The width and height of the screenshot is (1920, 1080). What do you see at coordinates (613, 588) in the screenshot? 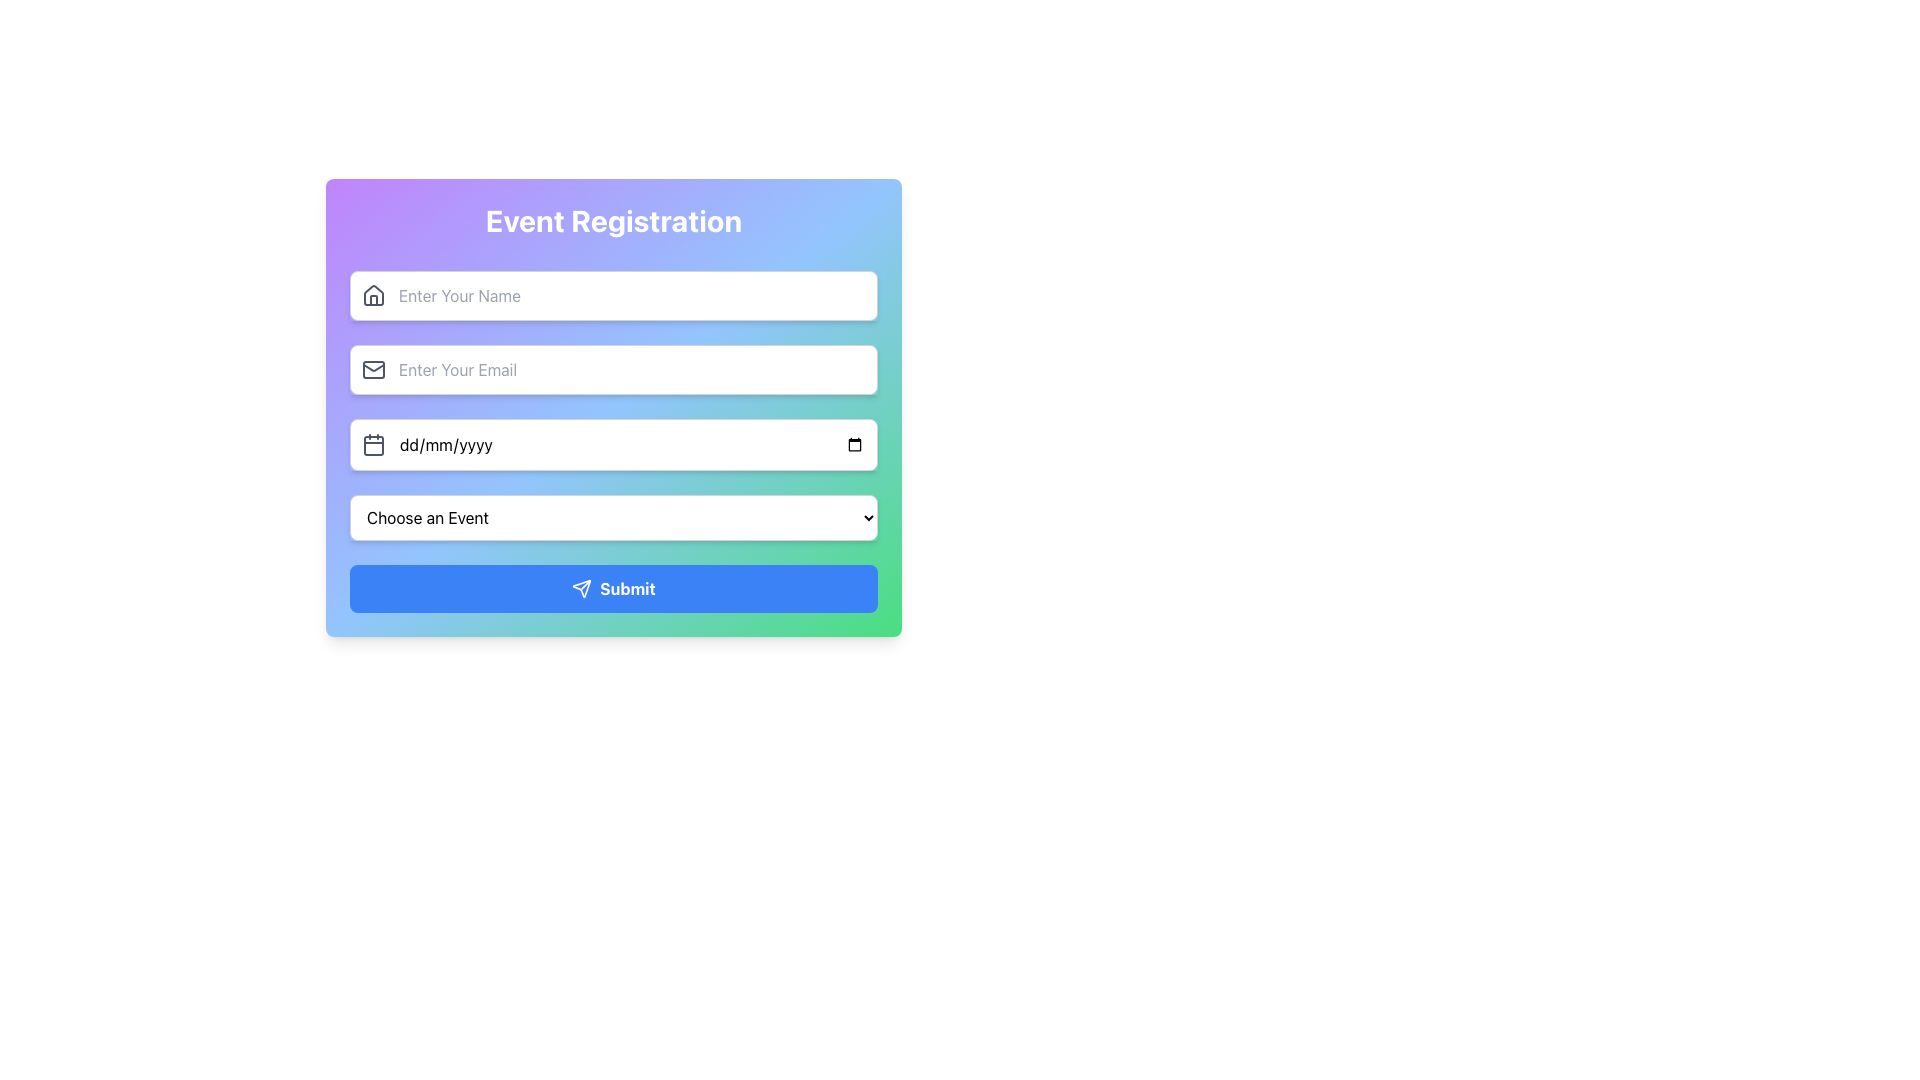
I see `the 'Submit' button with the text in bold white font on a blue background` at bounding box center [613, 588].